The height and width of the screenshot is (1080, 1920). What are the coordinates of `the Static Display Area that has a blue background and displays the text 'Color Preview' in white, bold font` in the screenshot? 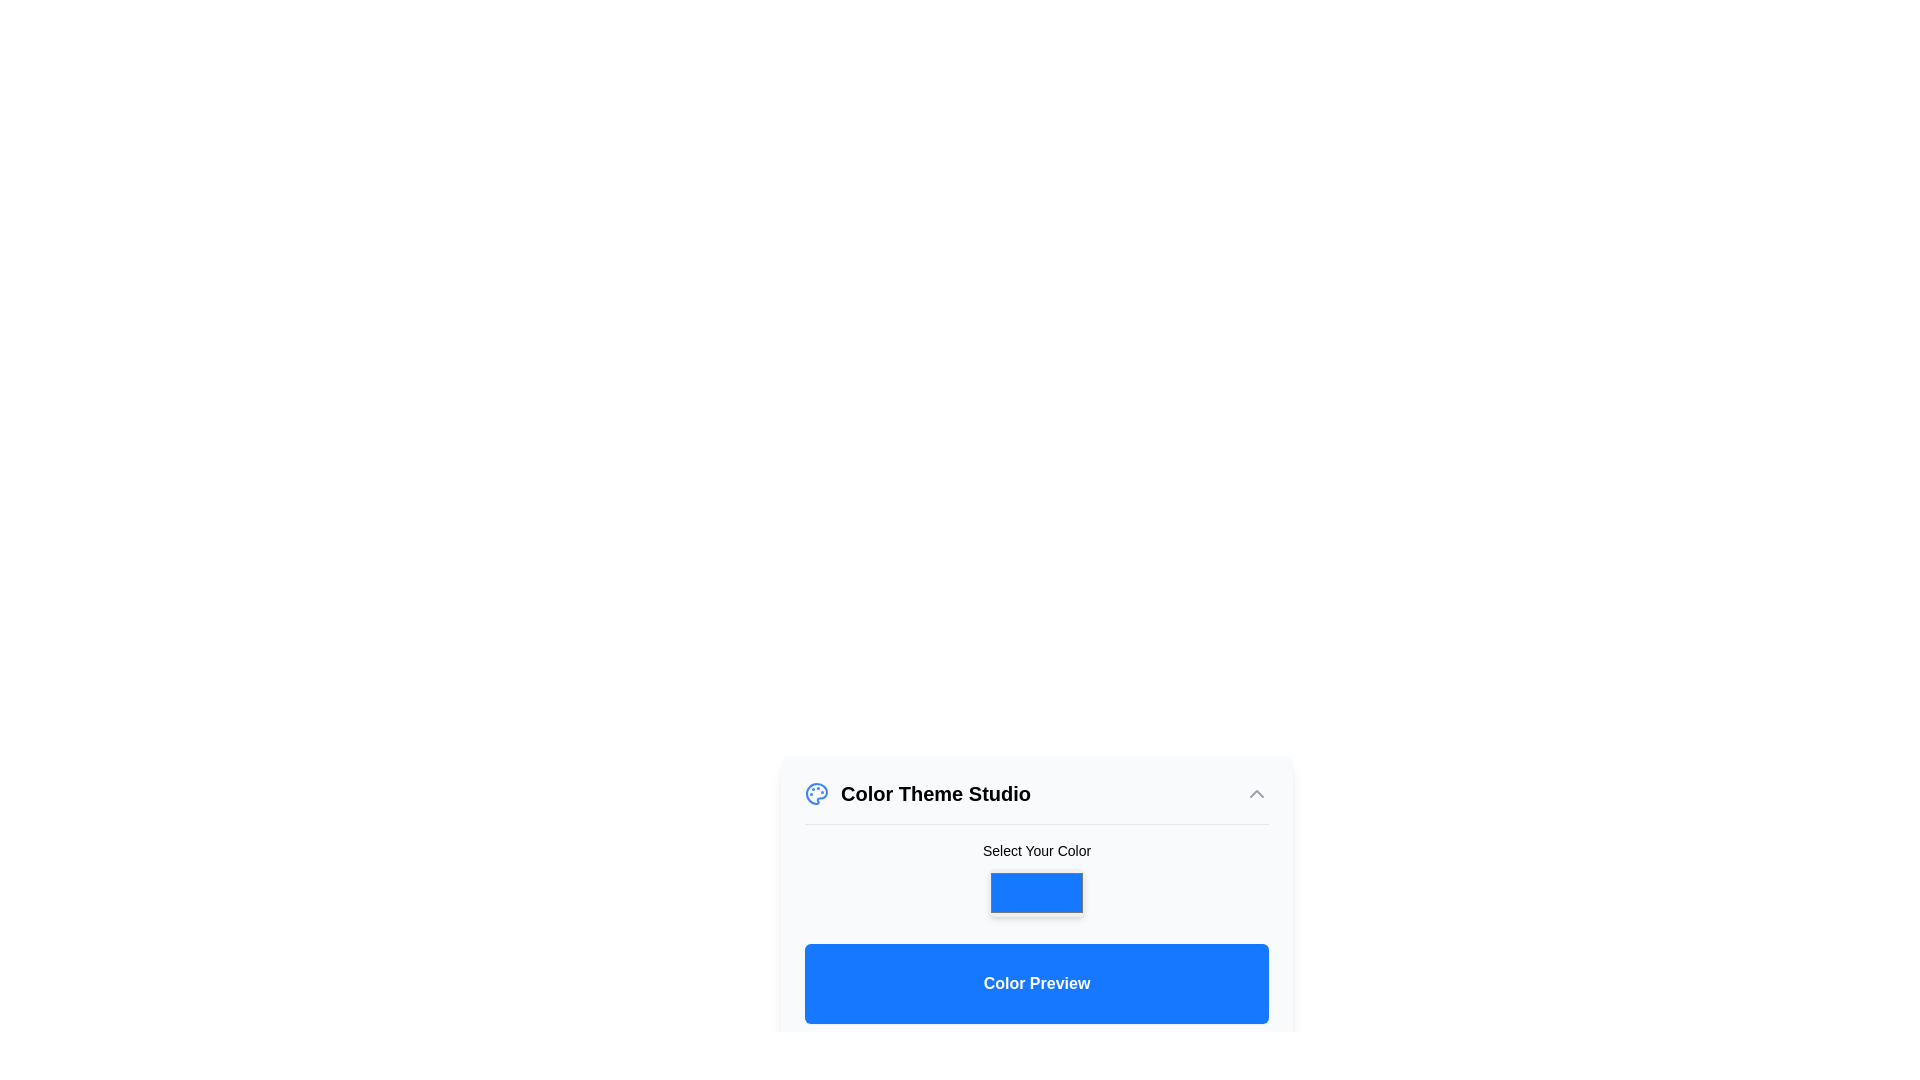 It's located at (1036, 982).